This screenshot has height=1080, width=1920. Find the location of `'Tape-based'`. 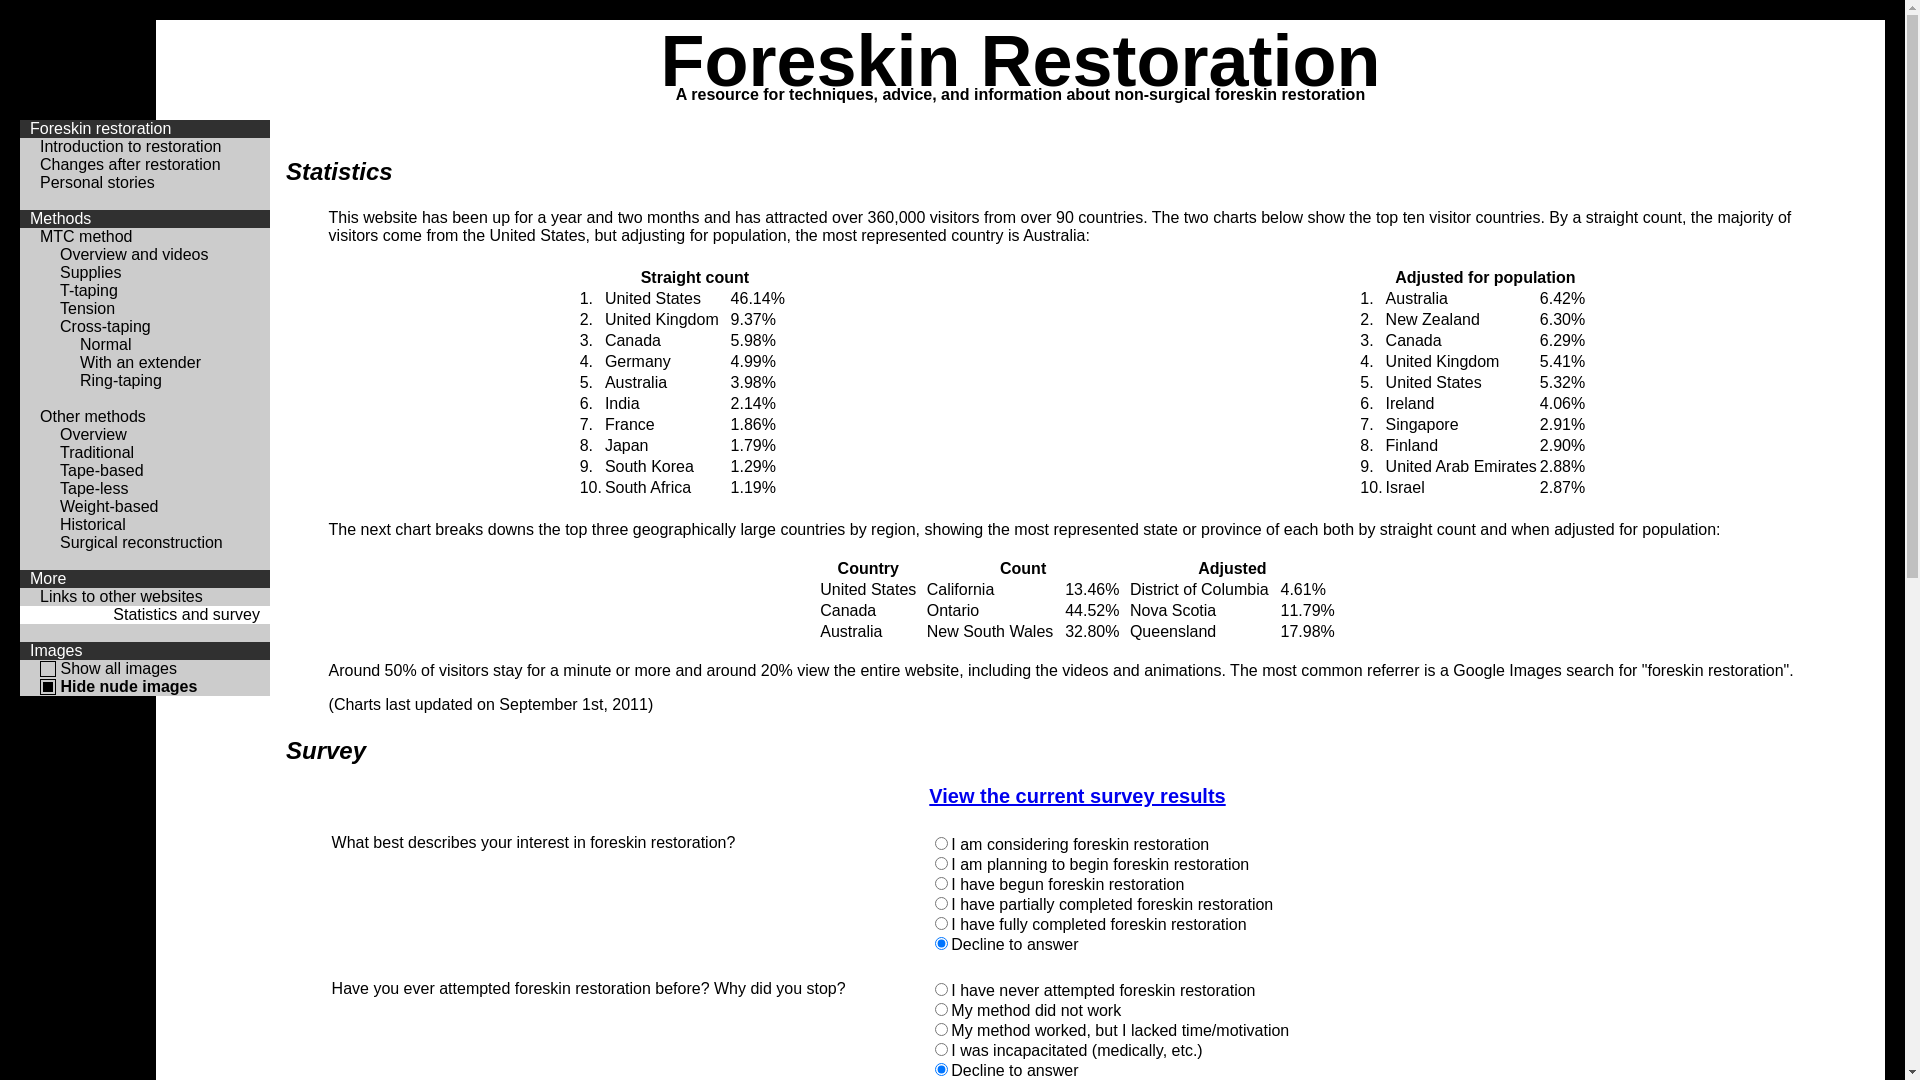

'Tape-based' is located at coordinates (100, 470).